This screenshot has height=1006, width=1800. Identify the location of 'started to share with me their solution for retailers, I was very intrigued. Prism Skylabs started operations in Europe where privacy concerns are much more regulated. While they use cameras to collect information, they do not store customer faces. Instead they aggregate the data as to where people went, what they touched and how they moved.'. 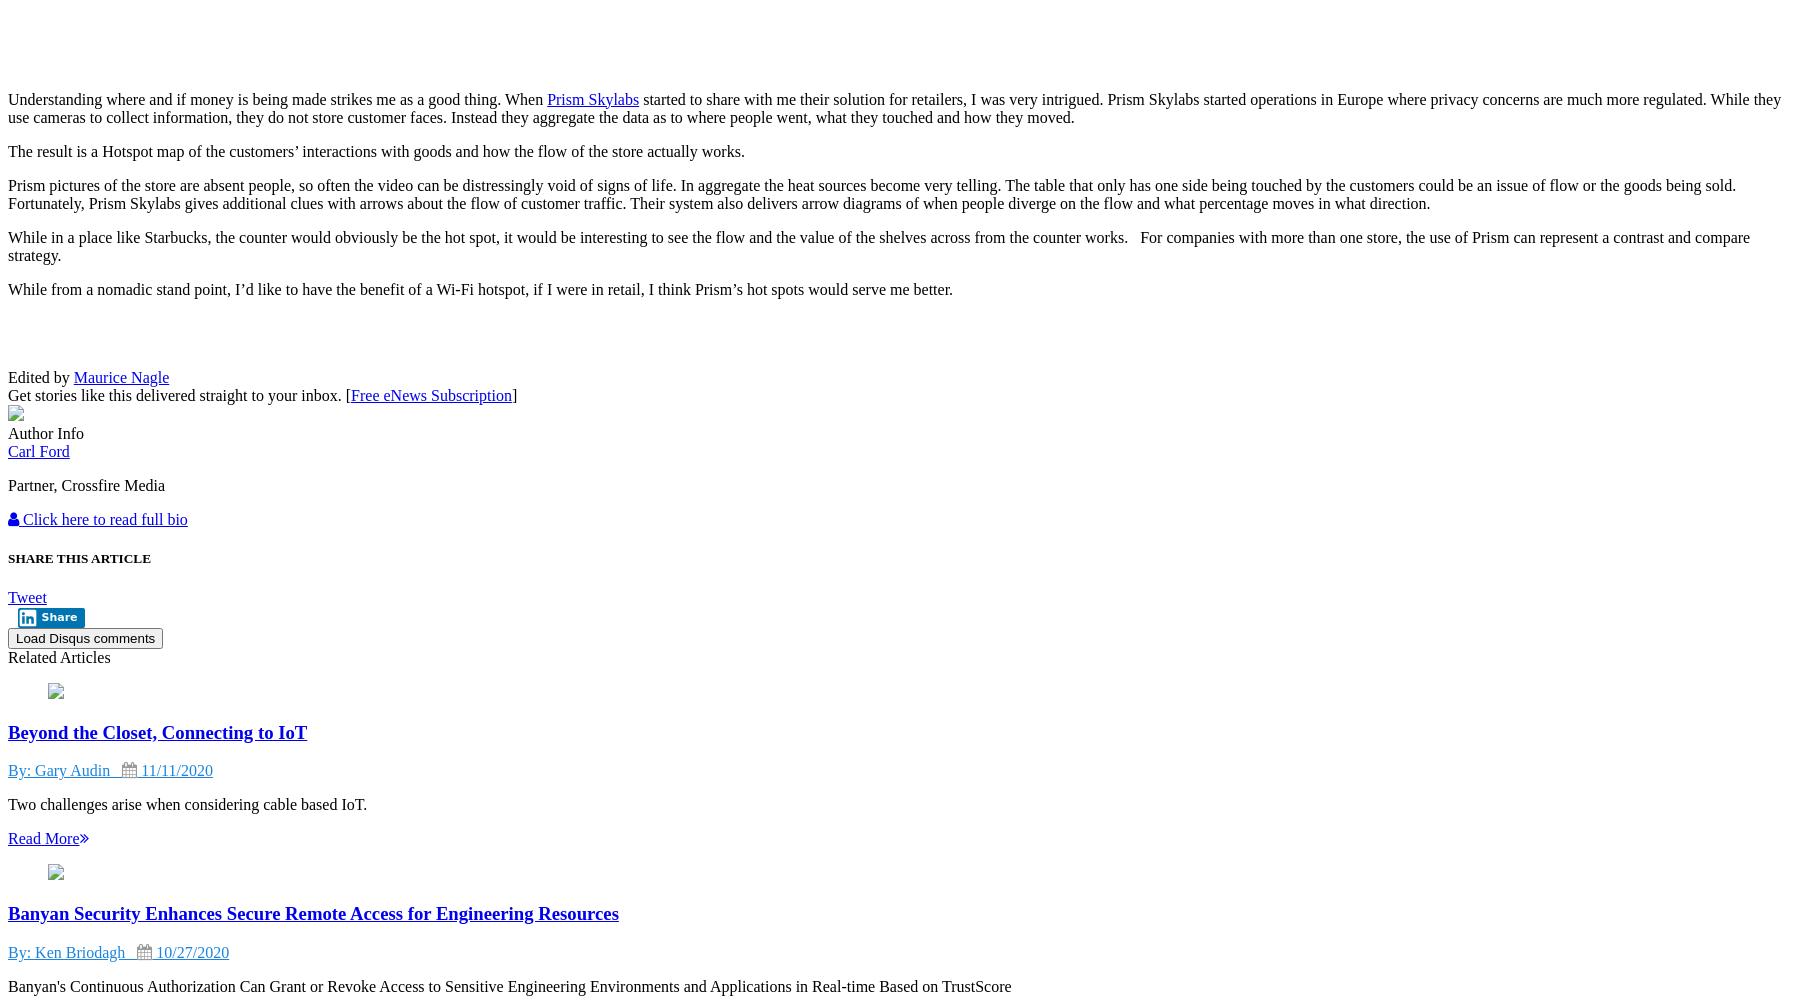
(894, 107).